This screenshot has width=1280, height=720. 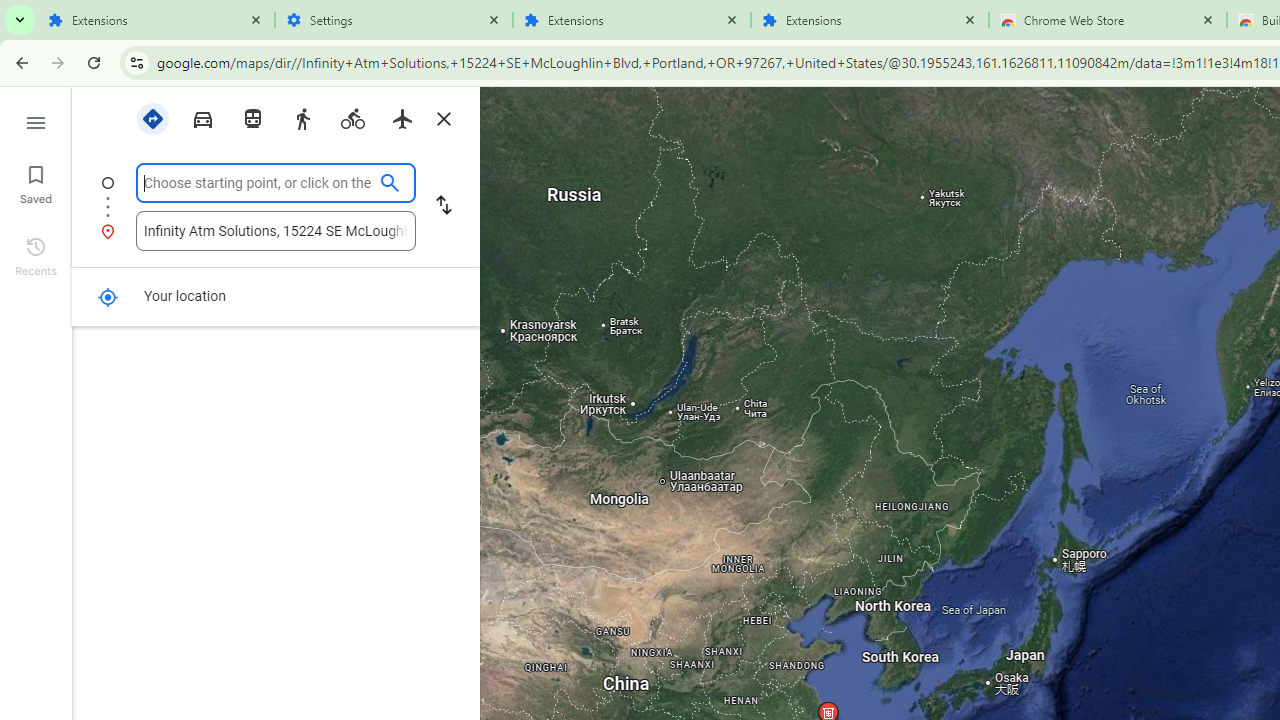 What do you see at coordinates (870, 20) in the screenshot?
I see `'Extensions'` at bounding box center [870, 20].